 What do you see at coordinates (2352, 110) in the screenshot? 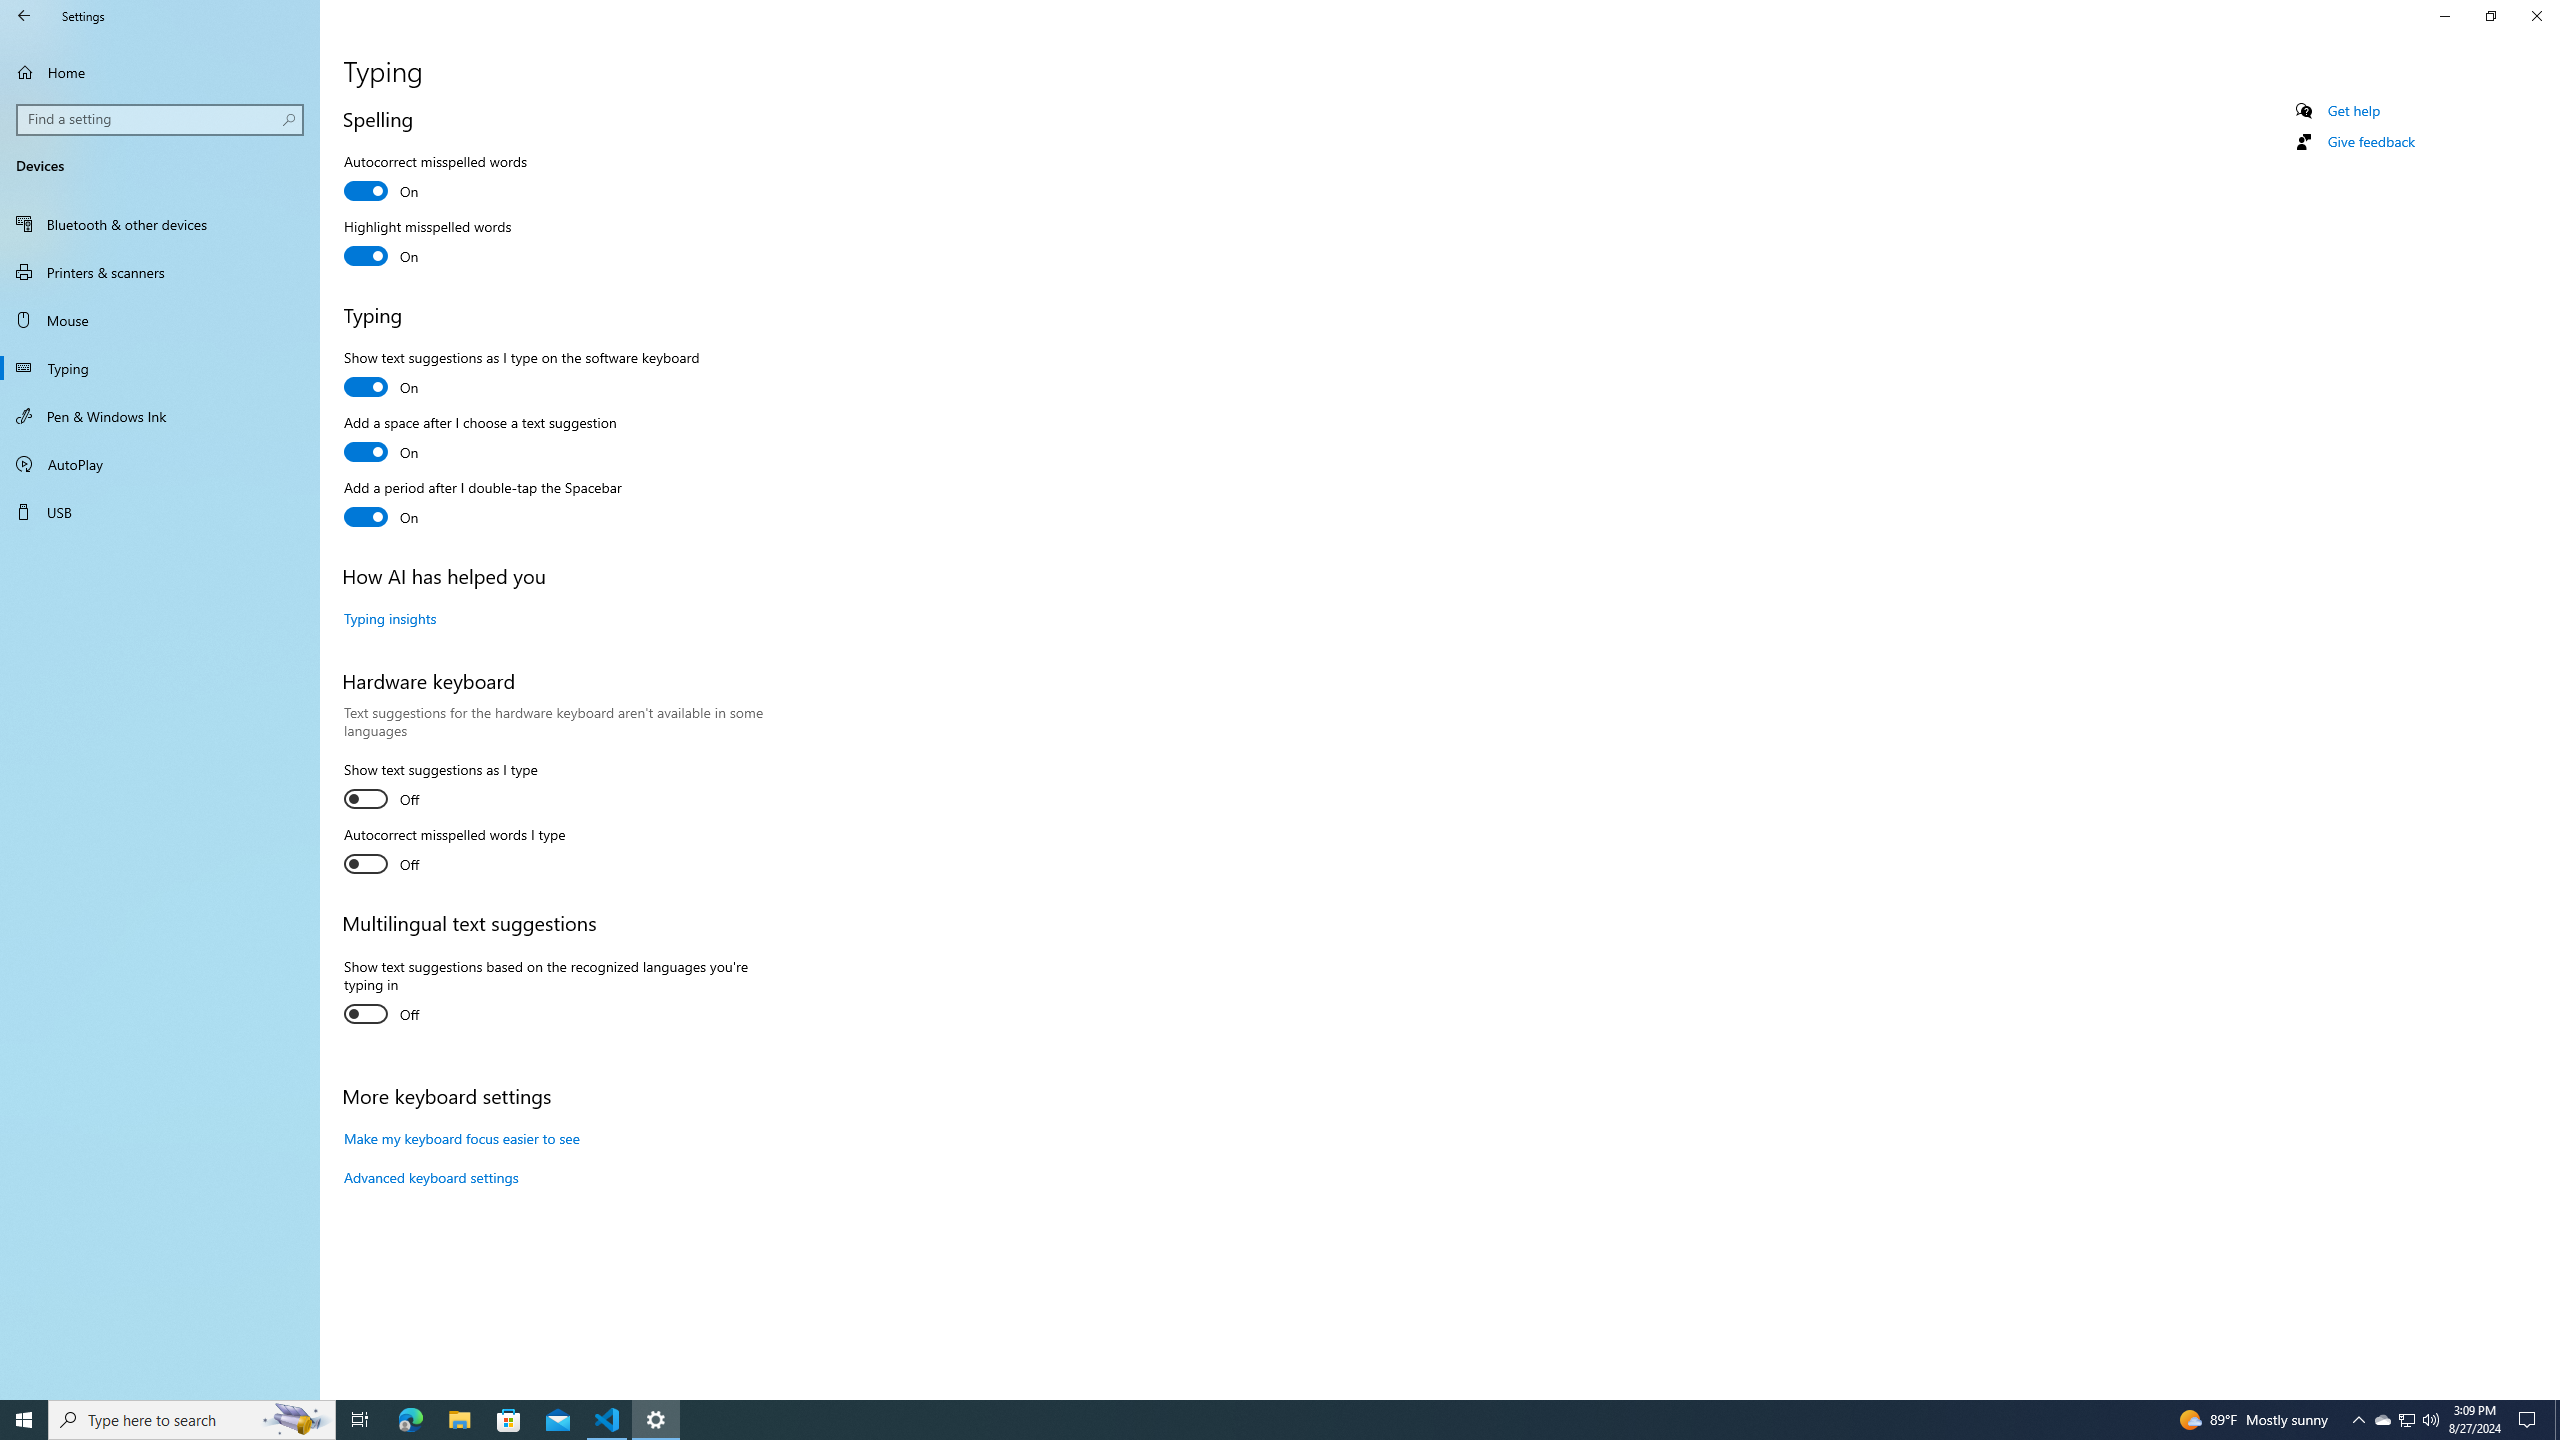
I see `'Get help'` at bounding box center [2352, 110].